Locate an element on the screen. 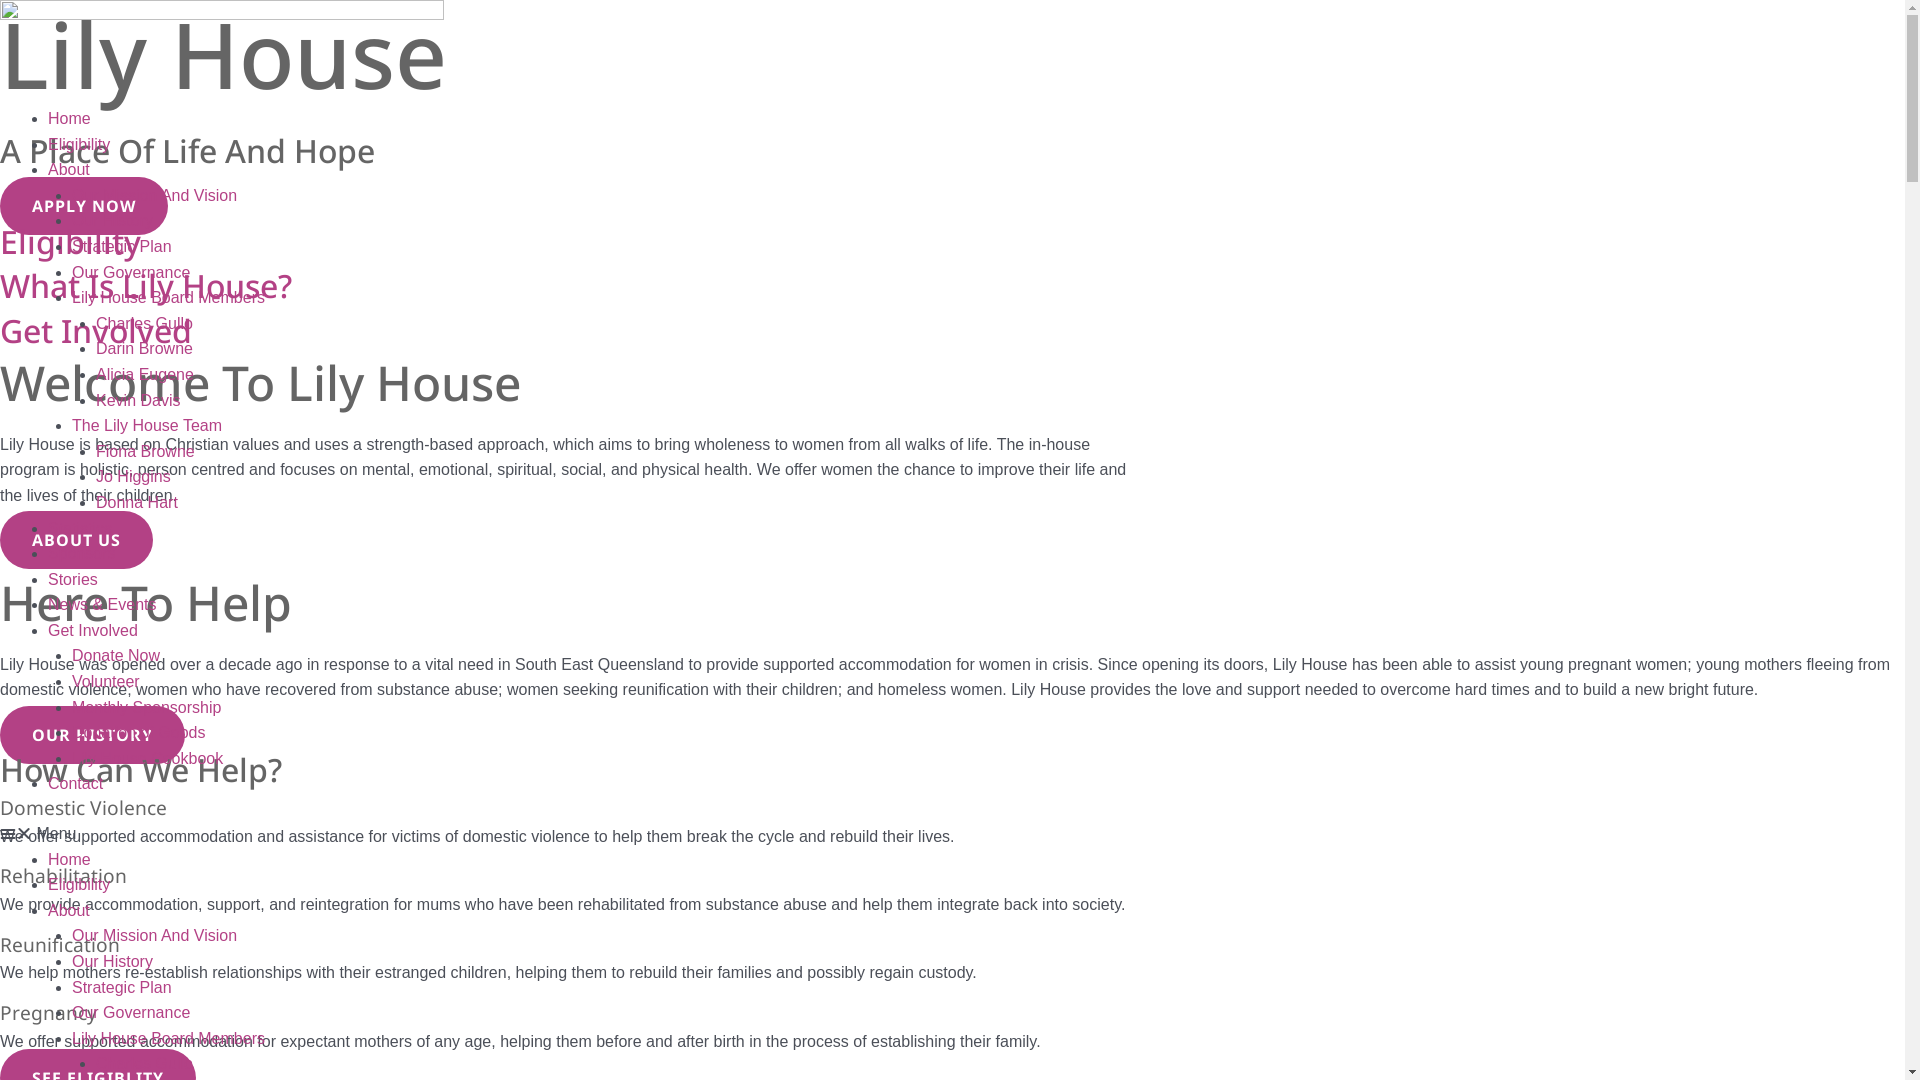  'Jo Higgins' is located at coordinates (95, 476).